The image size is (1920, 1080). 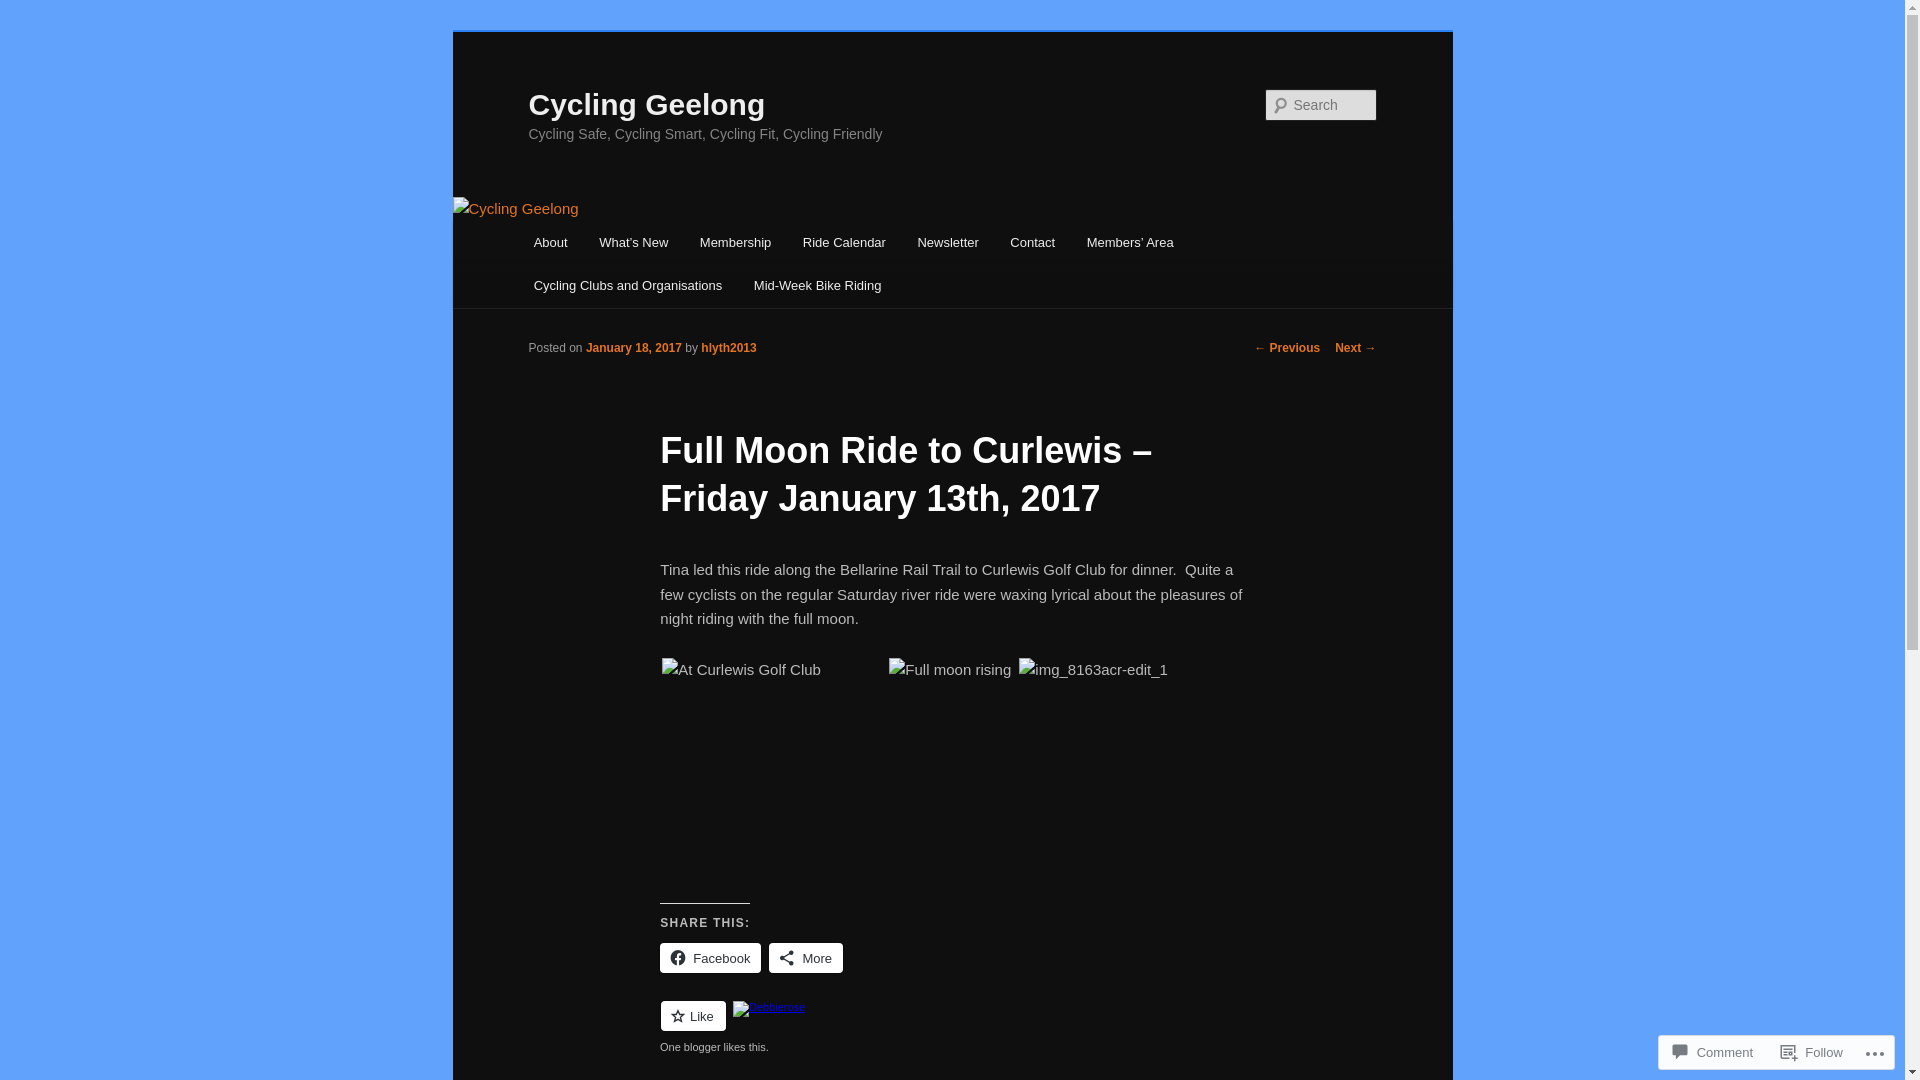 What do you see at coordinates (1018, 670) in the screenshot?
I see `'img_8163acr-edit_1'` at bounding box center [1018, 670].